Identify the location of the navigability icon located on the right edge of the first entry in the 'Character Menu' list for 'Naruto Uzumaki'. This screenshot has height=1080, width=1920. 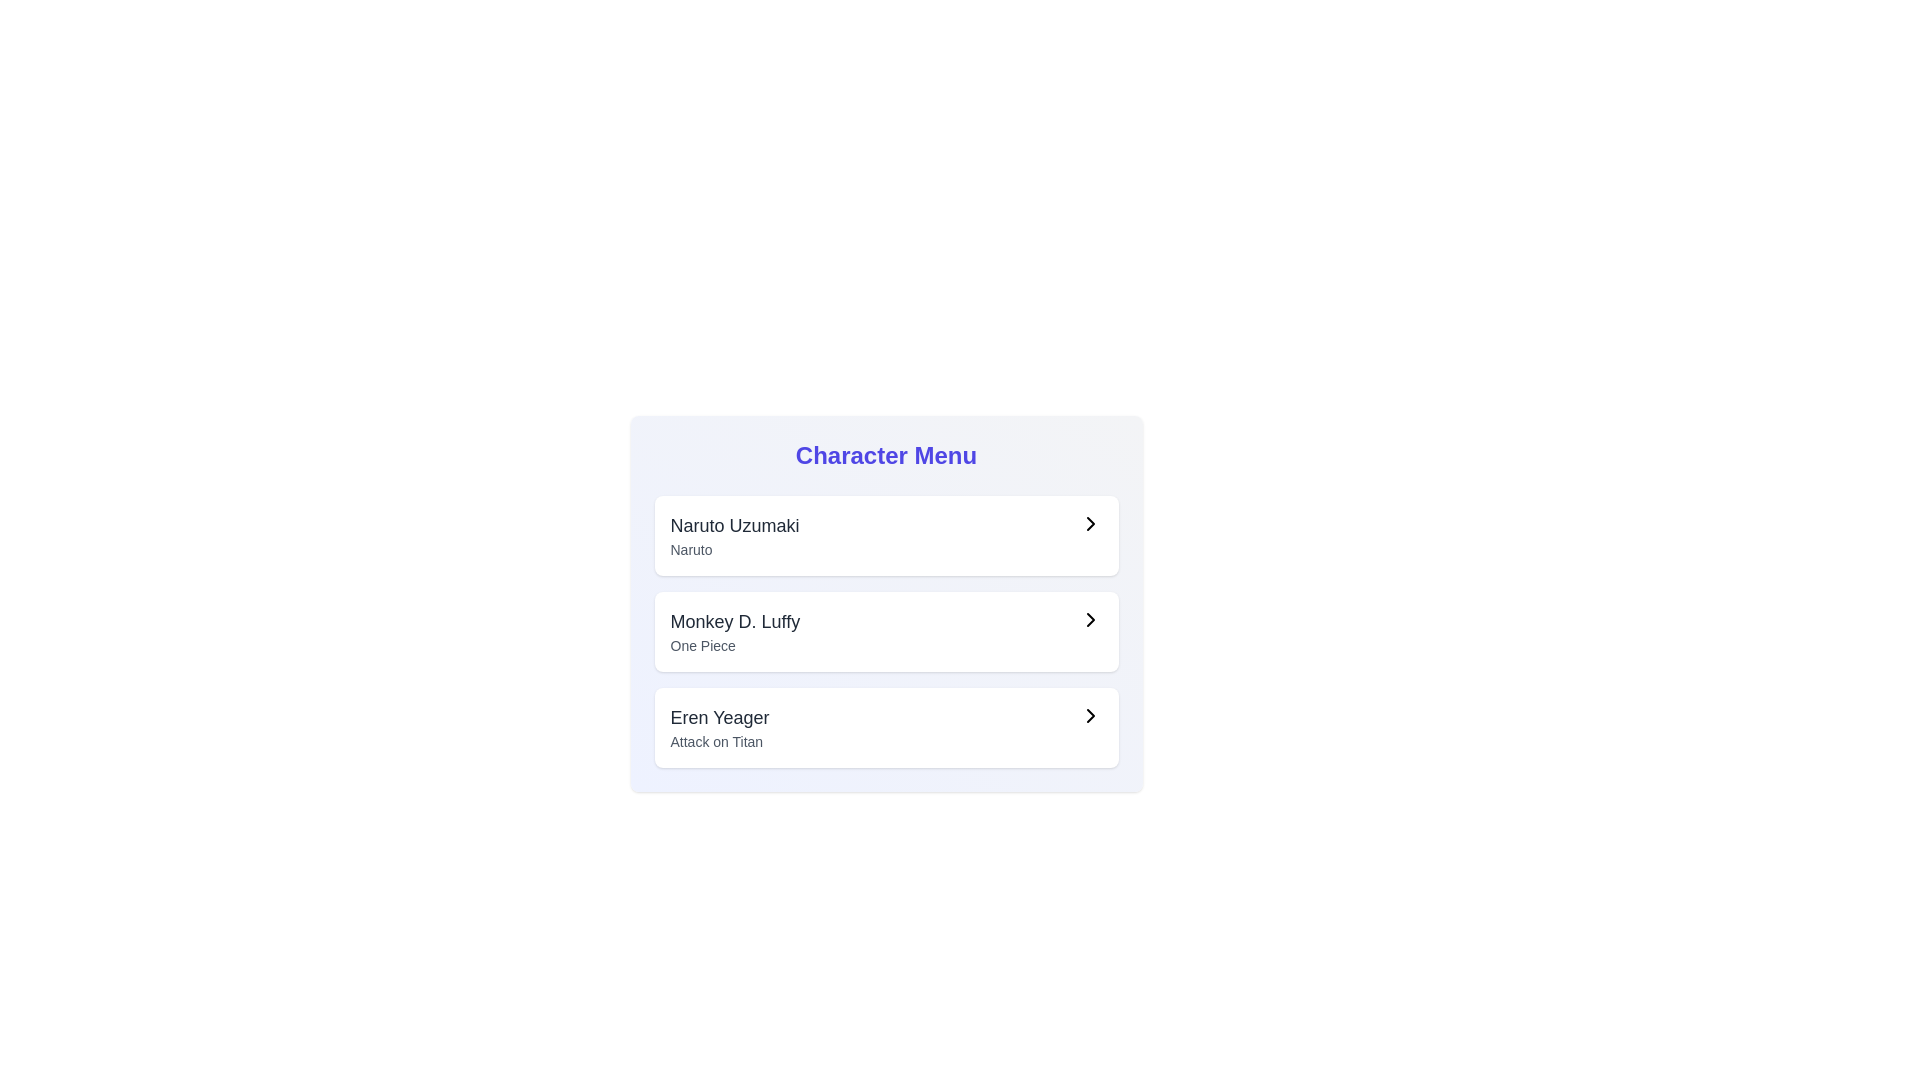
(1089, 523).